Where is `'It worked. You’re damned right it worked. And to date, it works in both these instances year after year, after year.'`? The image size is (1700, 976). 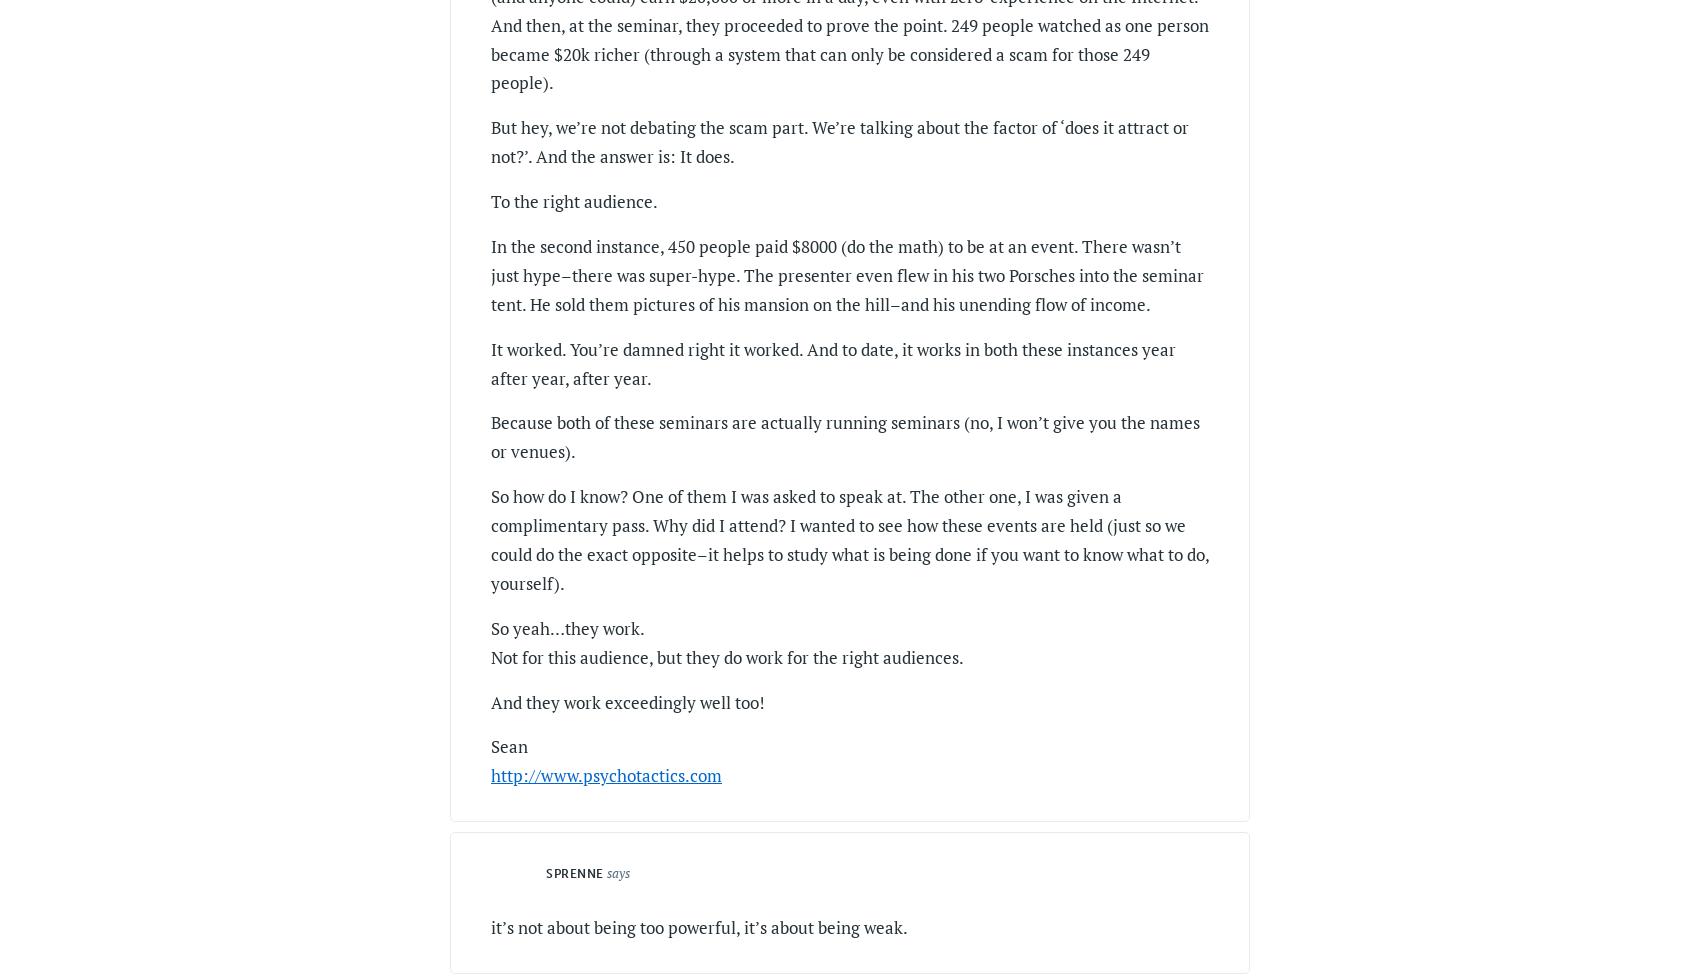 'It worked. You’re damned right it worked. And to date, it works in both these instances year after year, after year.' is located at coordinates (832, 362).